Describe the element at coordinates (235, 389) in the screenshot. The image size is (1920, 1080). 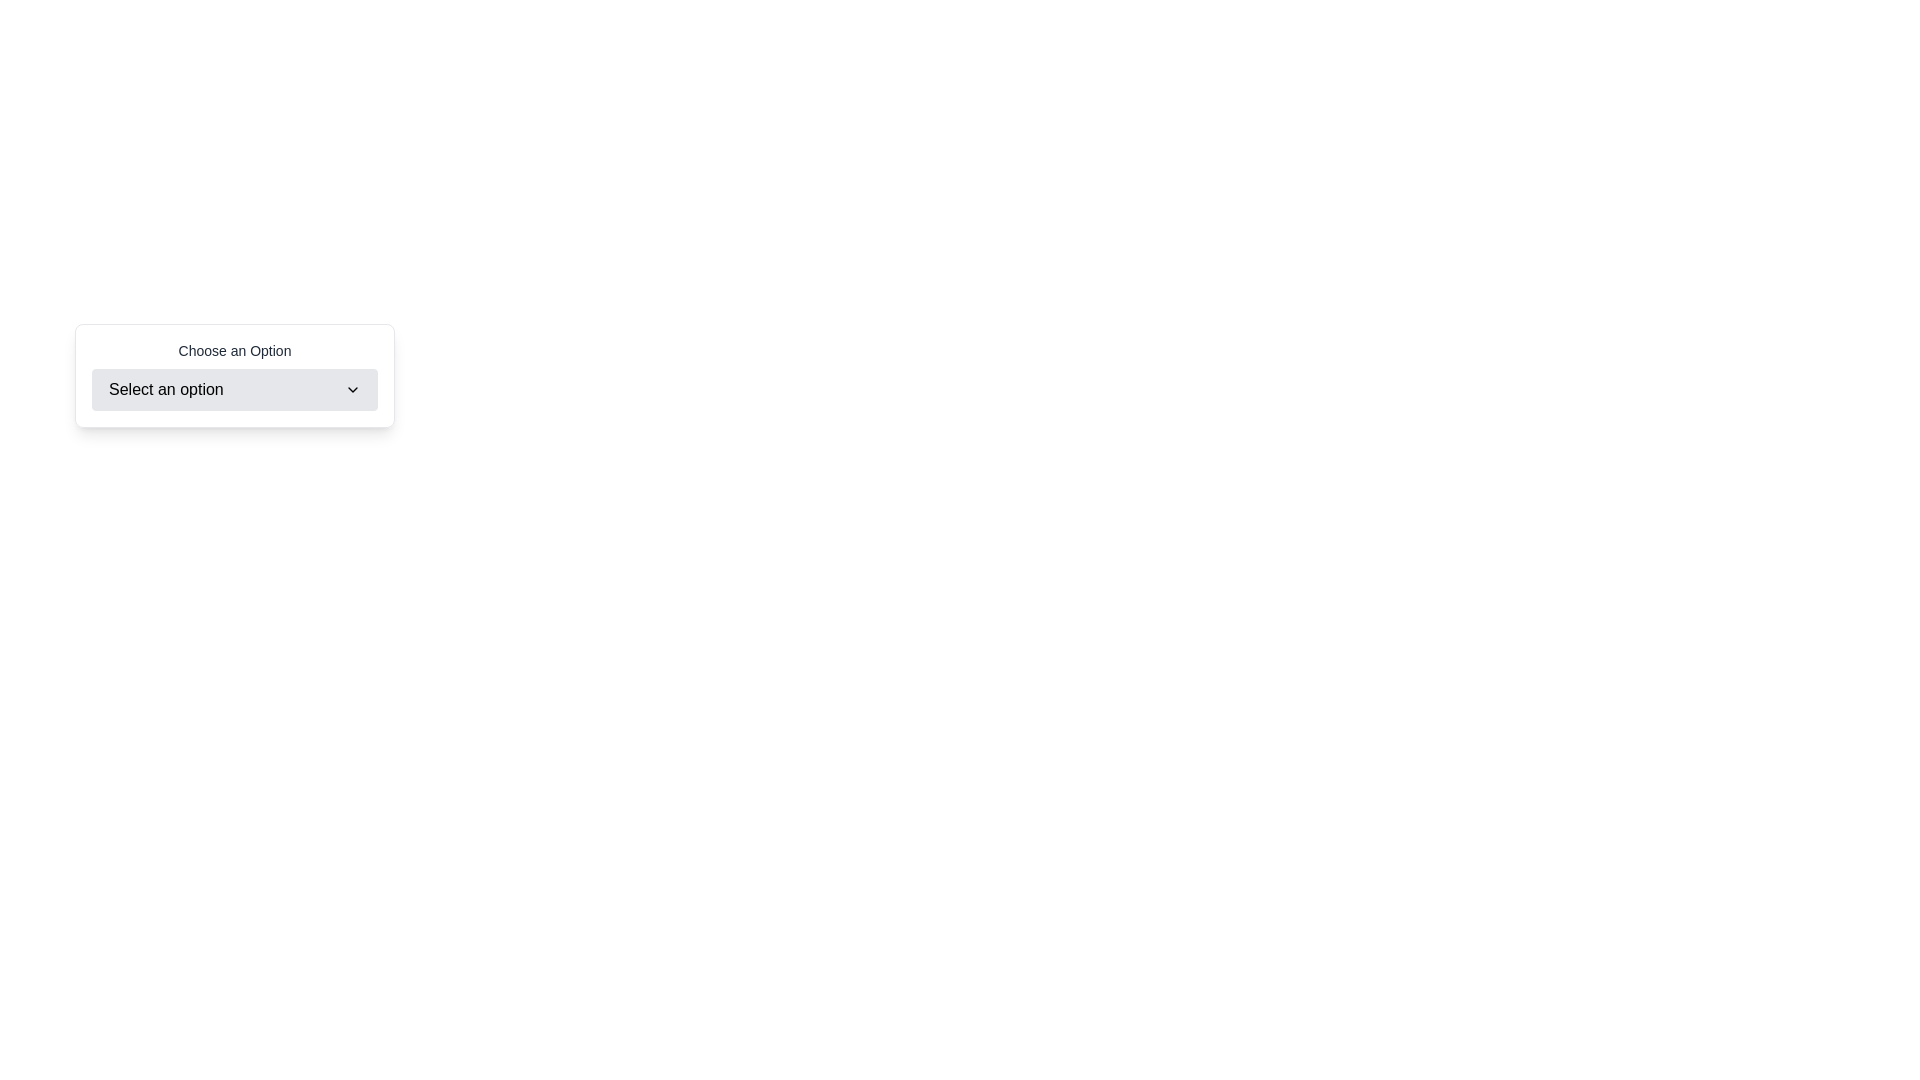
I see `the Dropdown menu located beneath the title 'Choose an Option'` at that location.